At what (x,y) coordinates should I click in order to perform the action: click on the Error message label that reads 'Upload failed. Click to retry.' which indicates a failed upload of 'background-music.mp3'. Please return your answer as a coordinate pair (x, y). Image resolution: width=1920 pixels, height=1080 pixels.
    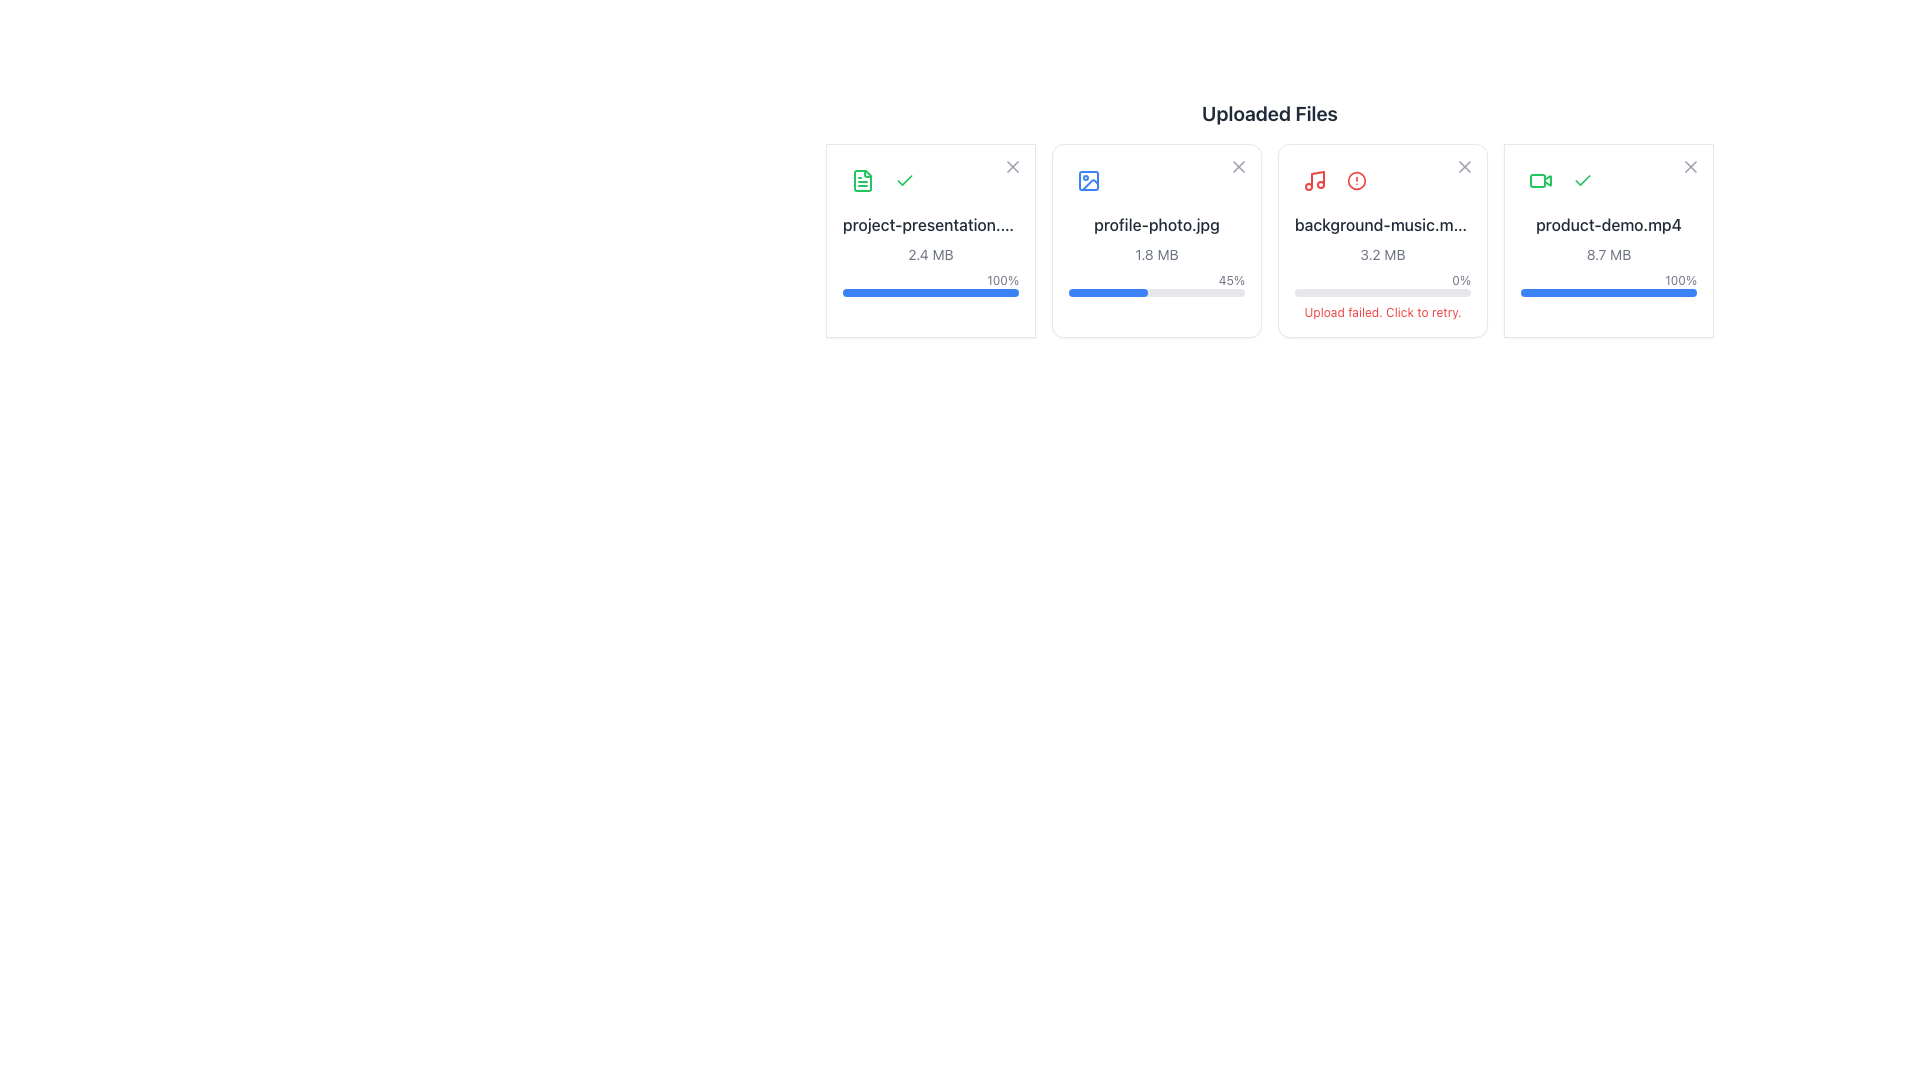
    Looking at the image, I should click on (1381, 312).